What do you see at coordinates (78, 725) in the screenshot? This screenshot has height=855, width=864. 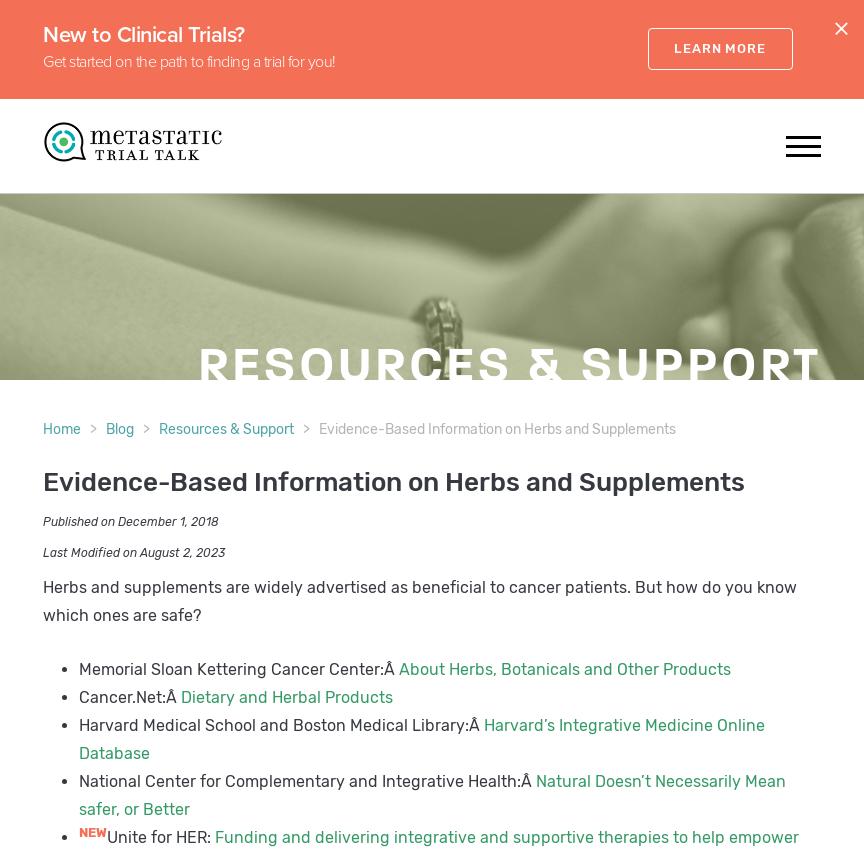 I see `'Harvard Medical School and Boston Medical Library:Â'` at bounding box center [78, 725].